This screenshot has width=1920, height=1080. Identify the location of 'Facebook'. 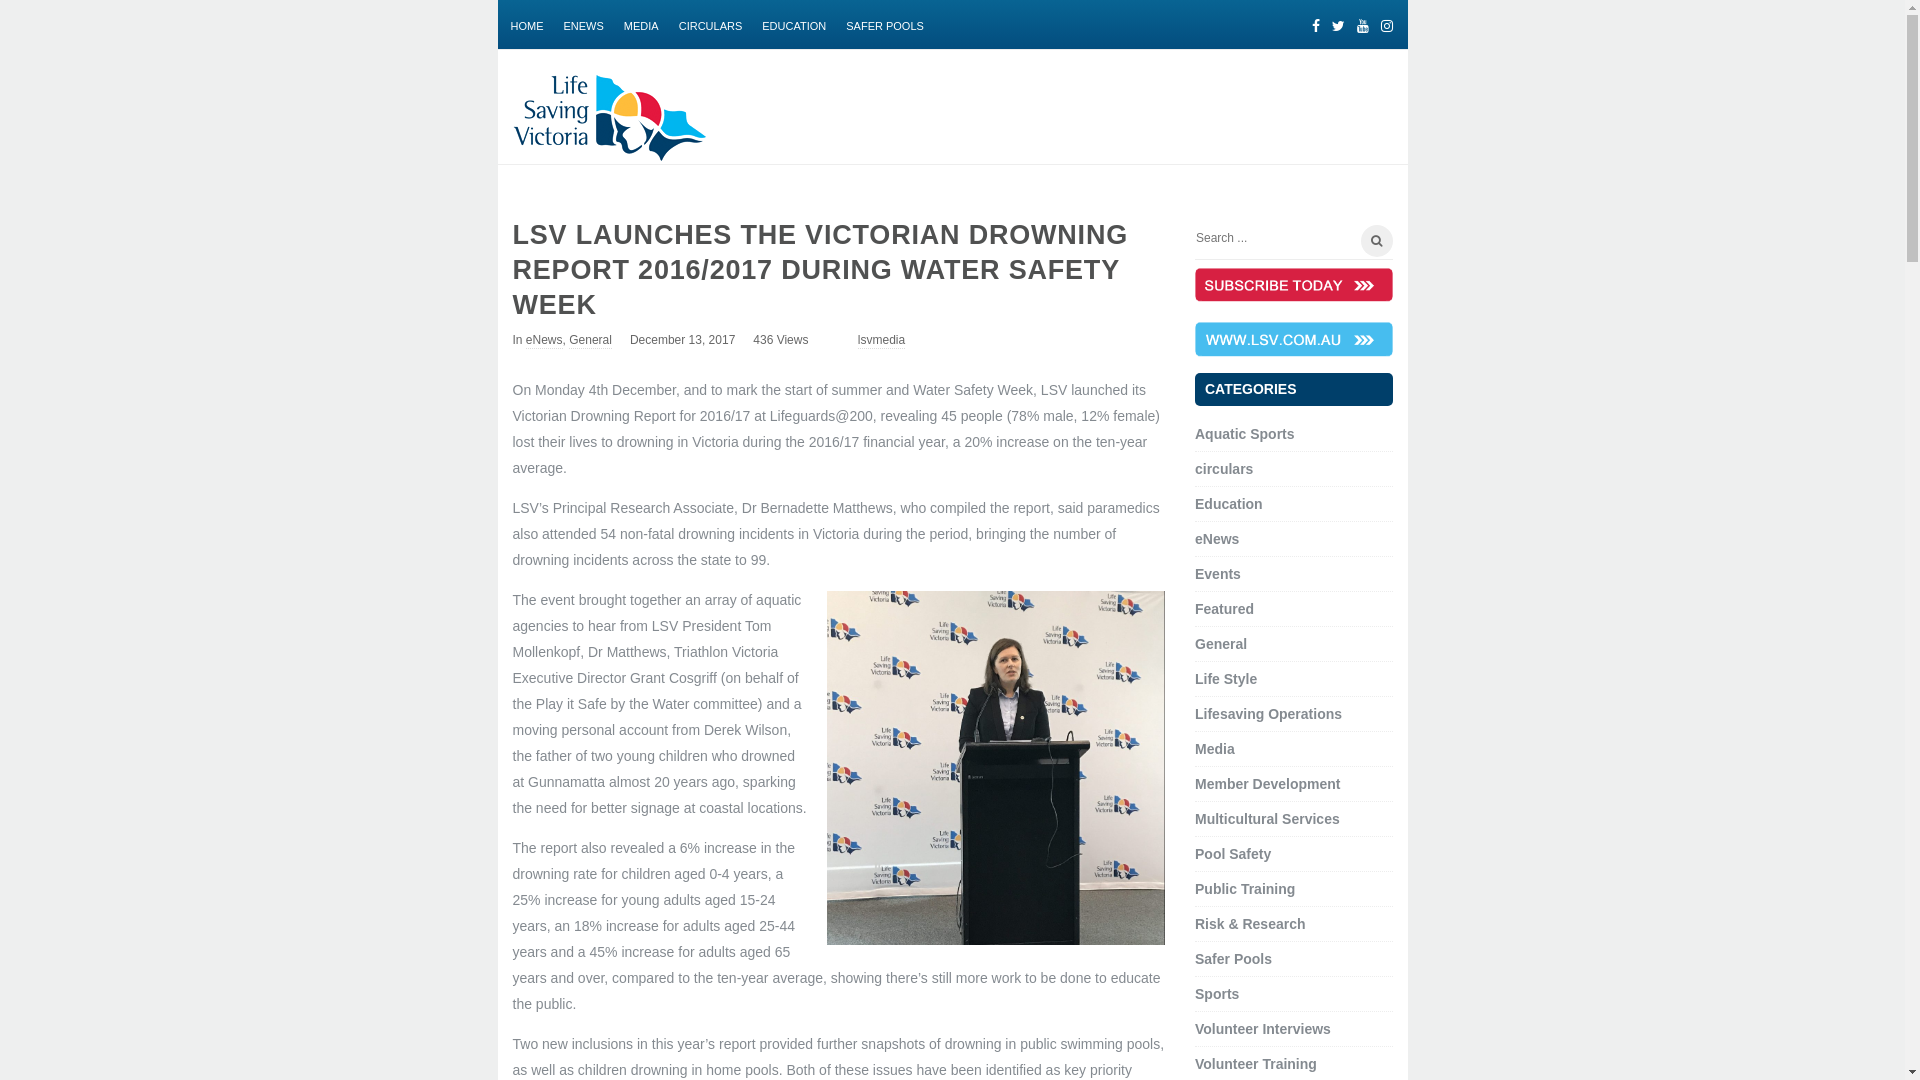
(1315, 18).